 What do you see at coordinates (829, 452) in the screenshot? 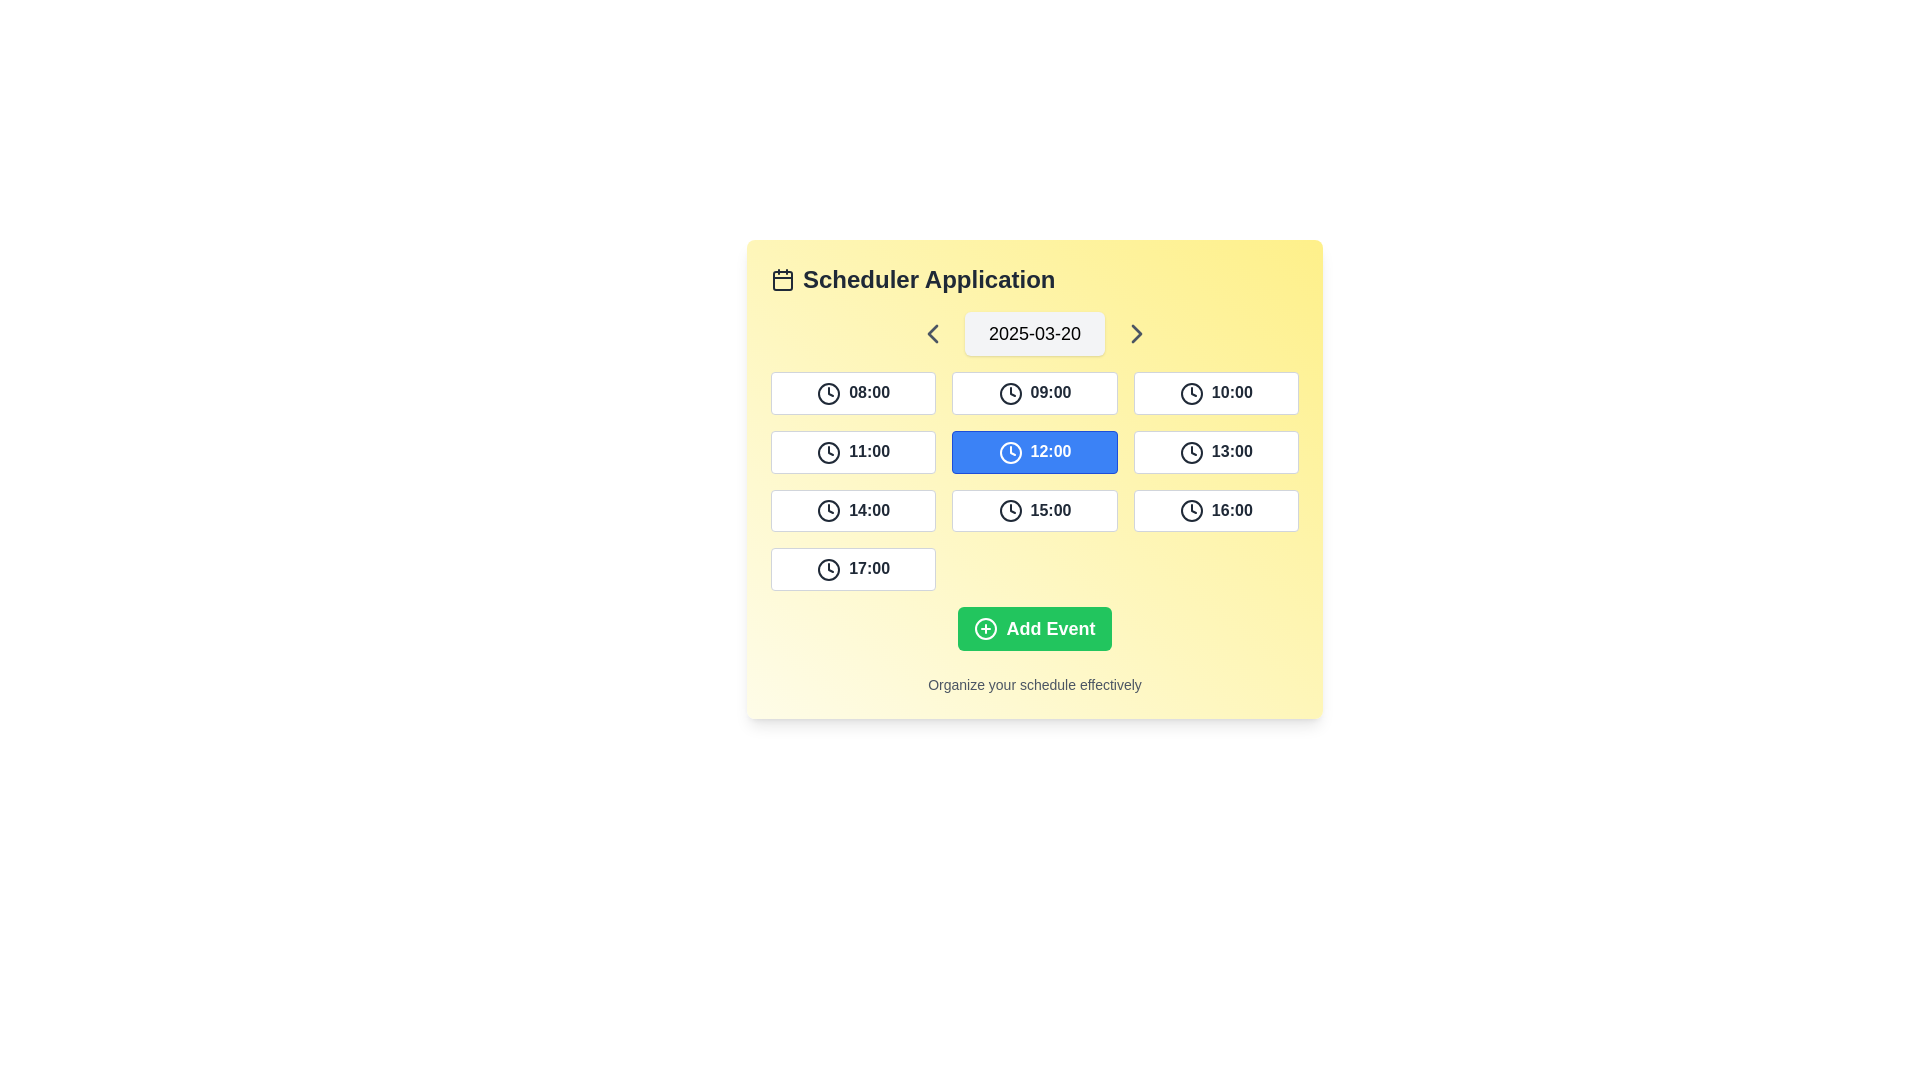
I see `the scheduling button by clicking on the icon located to the left of the text '11:00' in the second row, first column of the scheduler grid` at bounding box center [829, 452].